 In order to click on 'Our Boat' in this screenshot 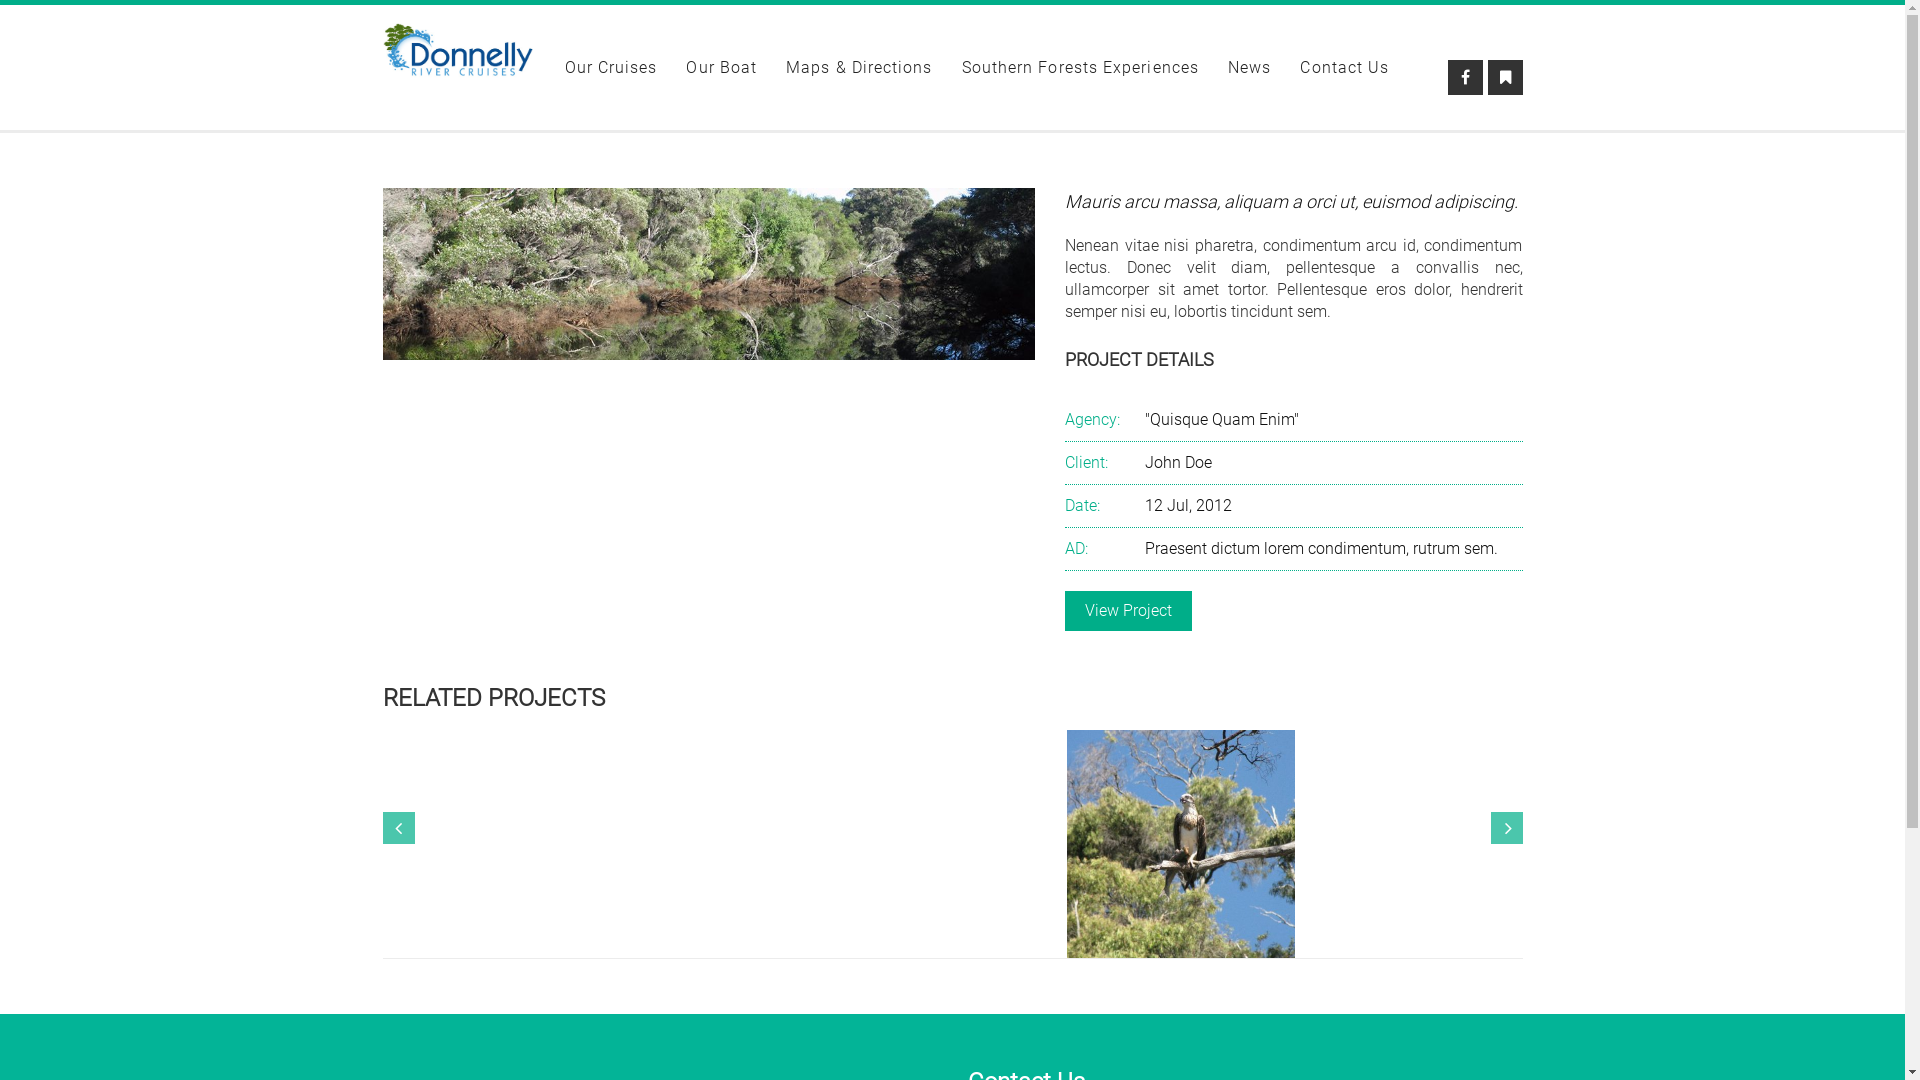, I will do `click(720, 68)`.